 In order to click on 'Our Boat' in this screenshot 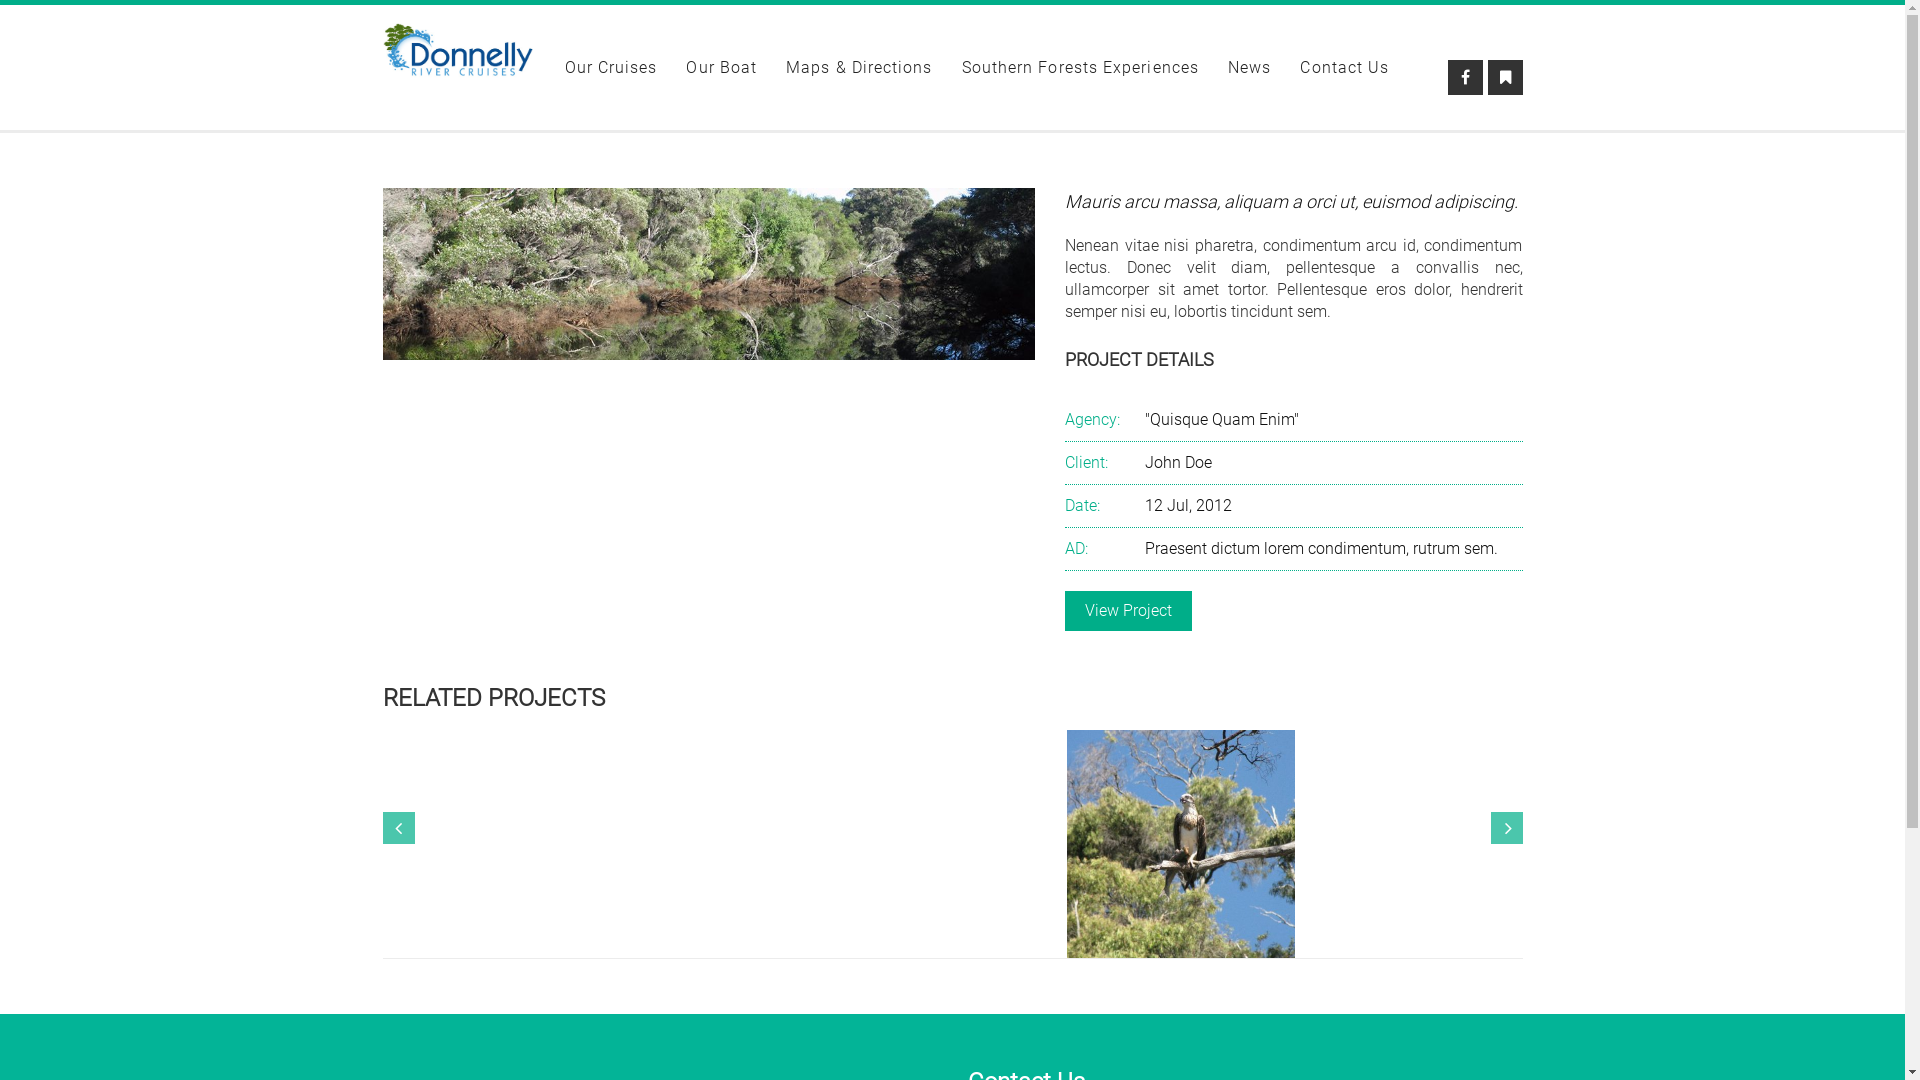, I will do `click(720, 68)`.